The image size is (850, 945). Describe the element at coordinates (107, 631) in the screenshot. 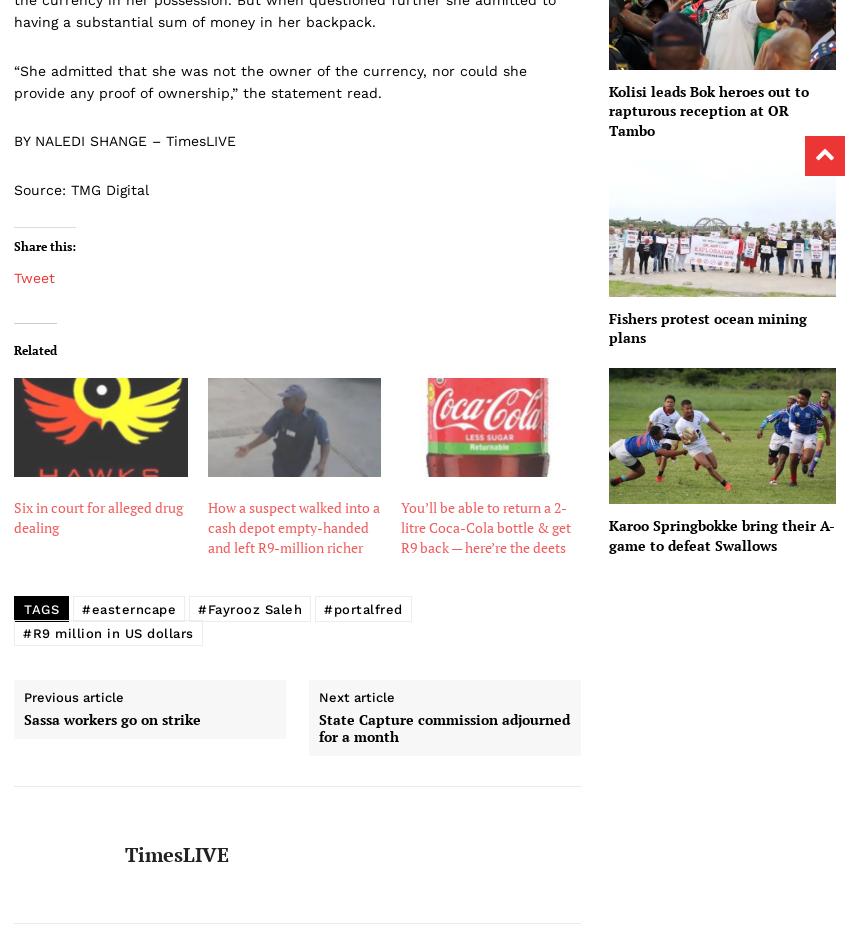

I see `'#R9 million in US dollars'` at that location.